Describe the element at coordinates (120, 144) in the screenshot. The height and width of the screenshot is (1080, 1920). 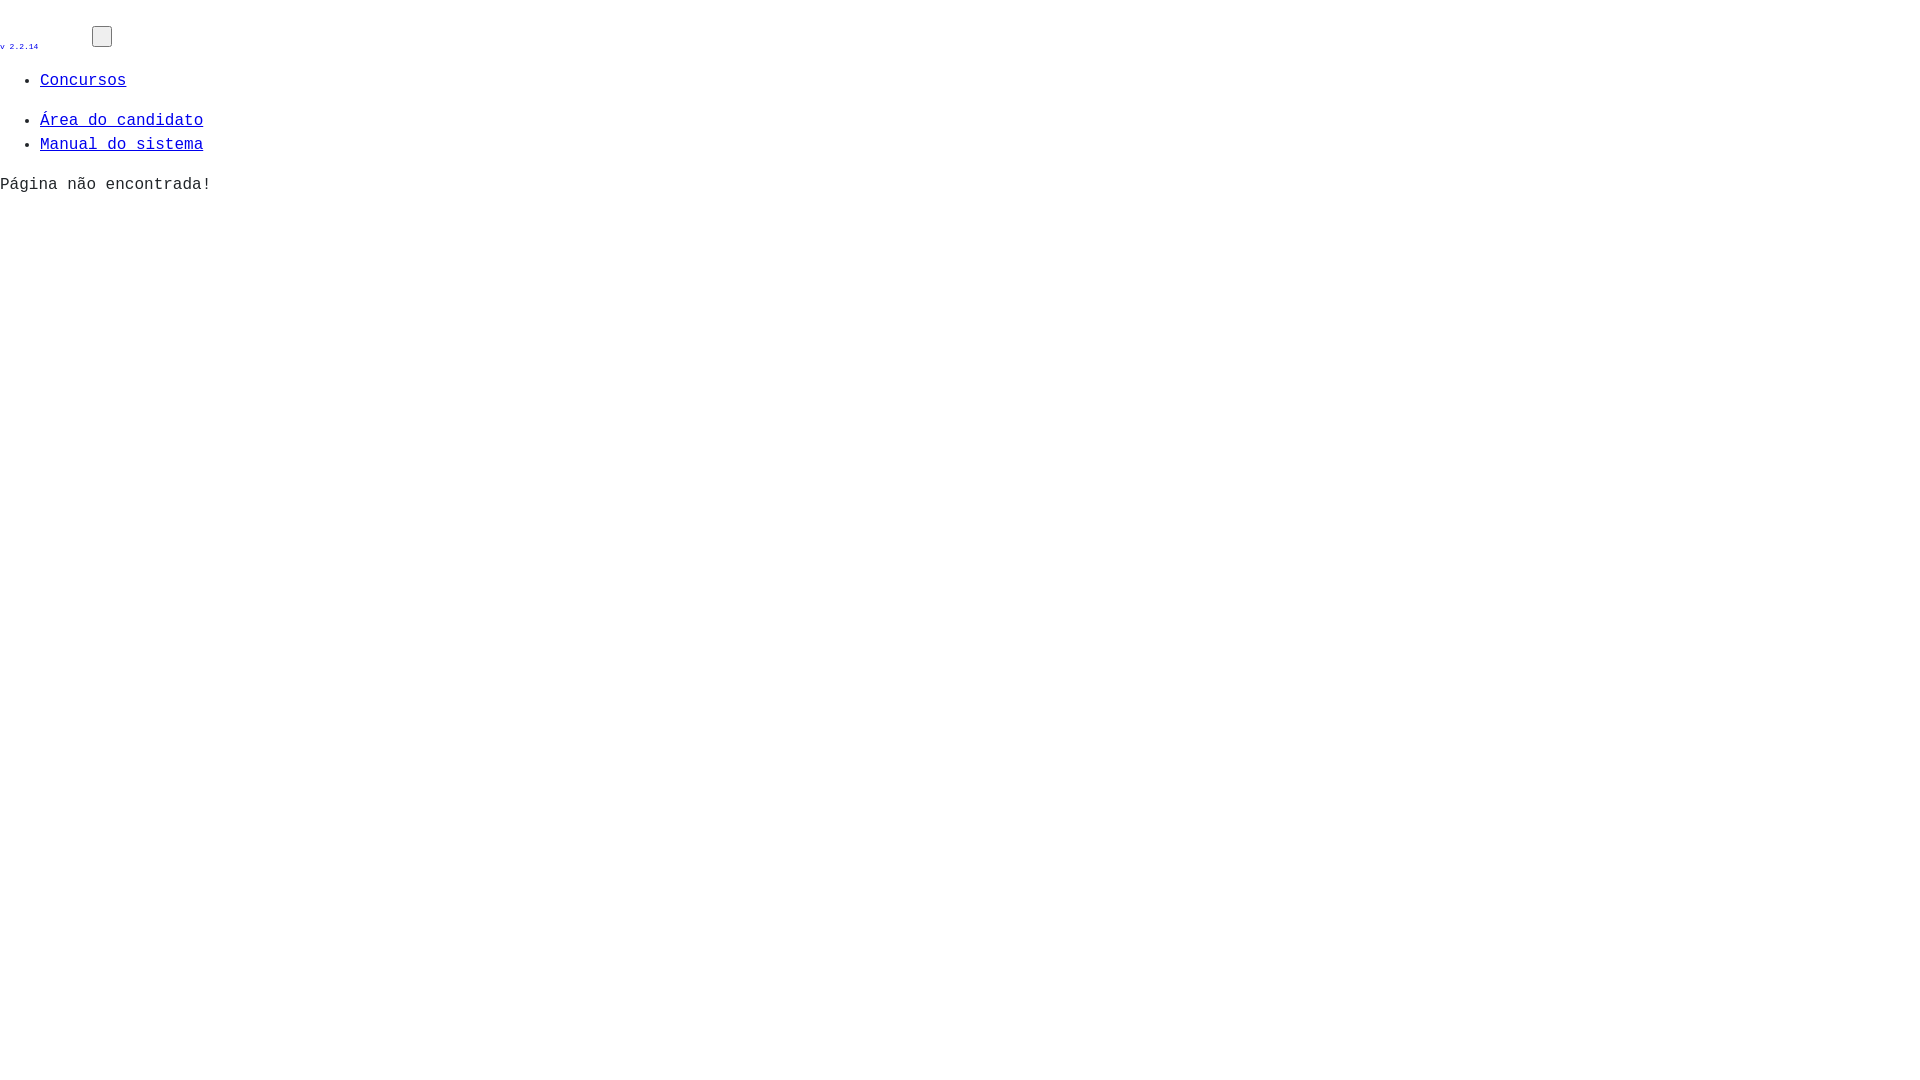
I see `'Manual do sistema'` at that location.